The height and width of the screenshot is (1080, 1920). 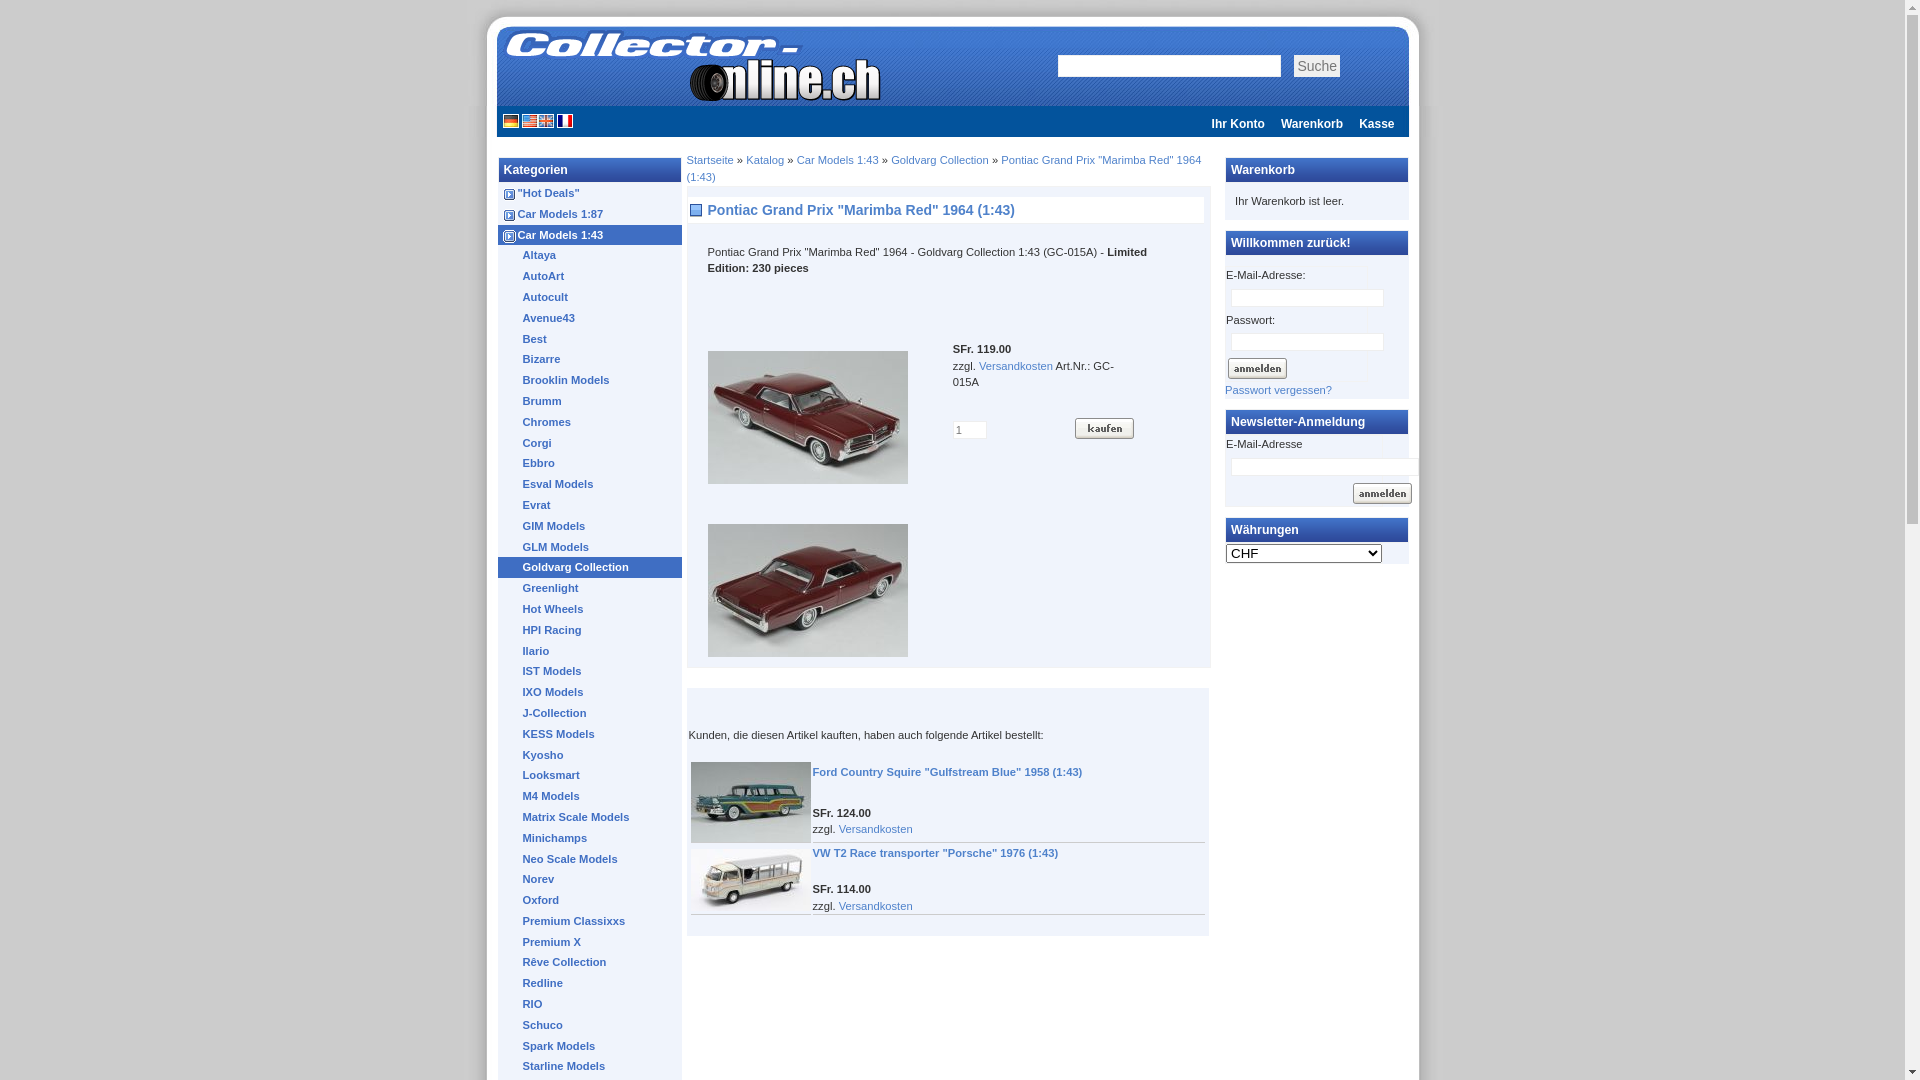 What do you see at coordinates (592, 691) in the screenshot?
I see `'IXO Models'` at bounding box center [592, 691].